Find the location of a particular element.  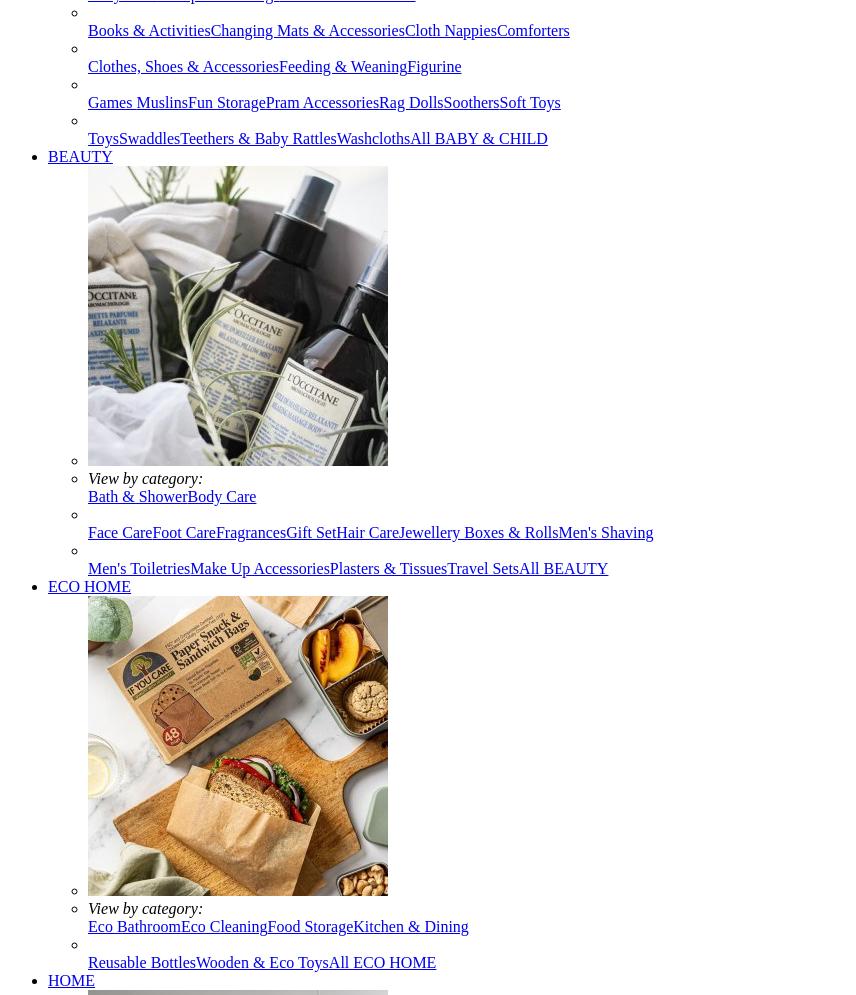

'Body Care' is located at coordinates (221, 496).